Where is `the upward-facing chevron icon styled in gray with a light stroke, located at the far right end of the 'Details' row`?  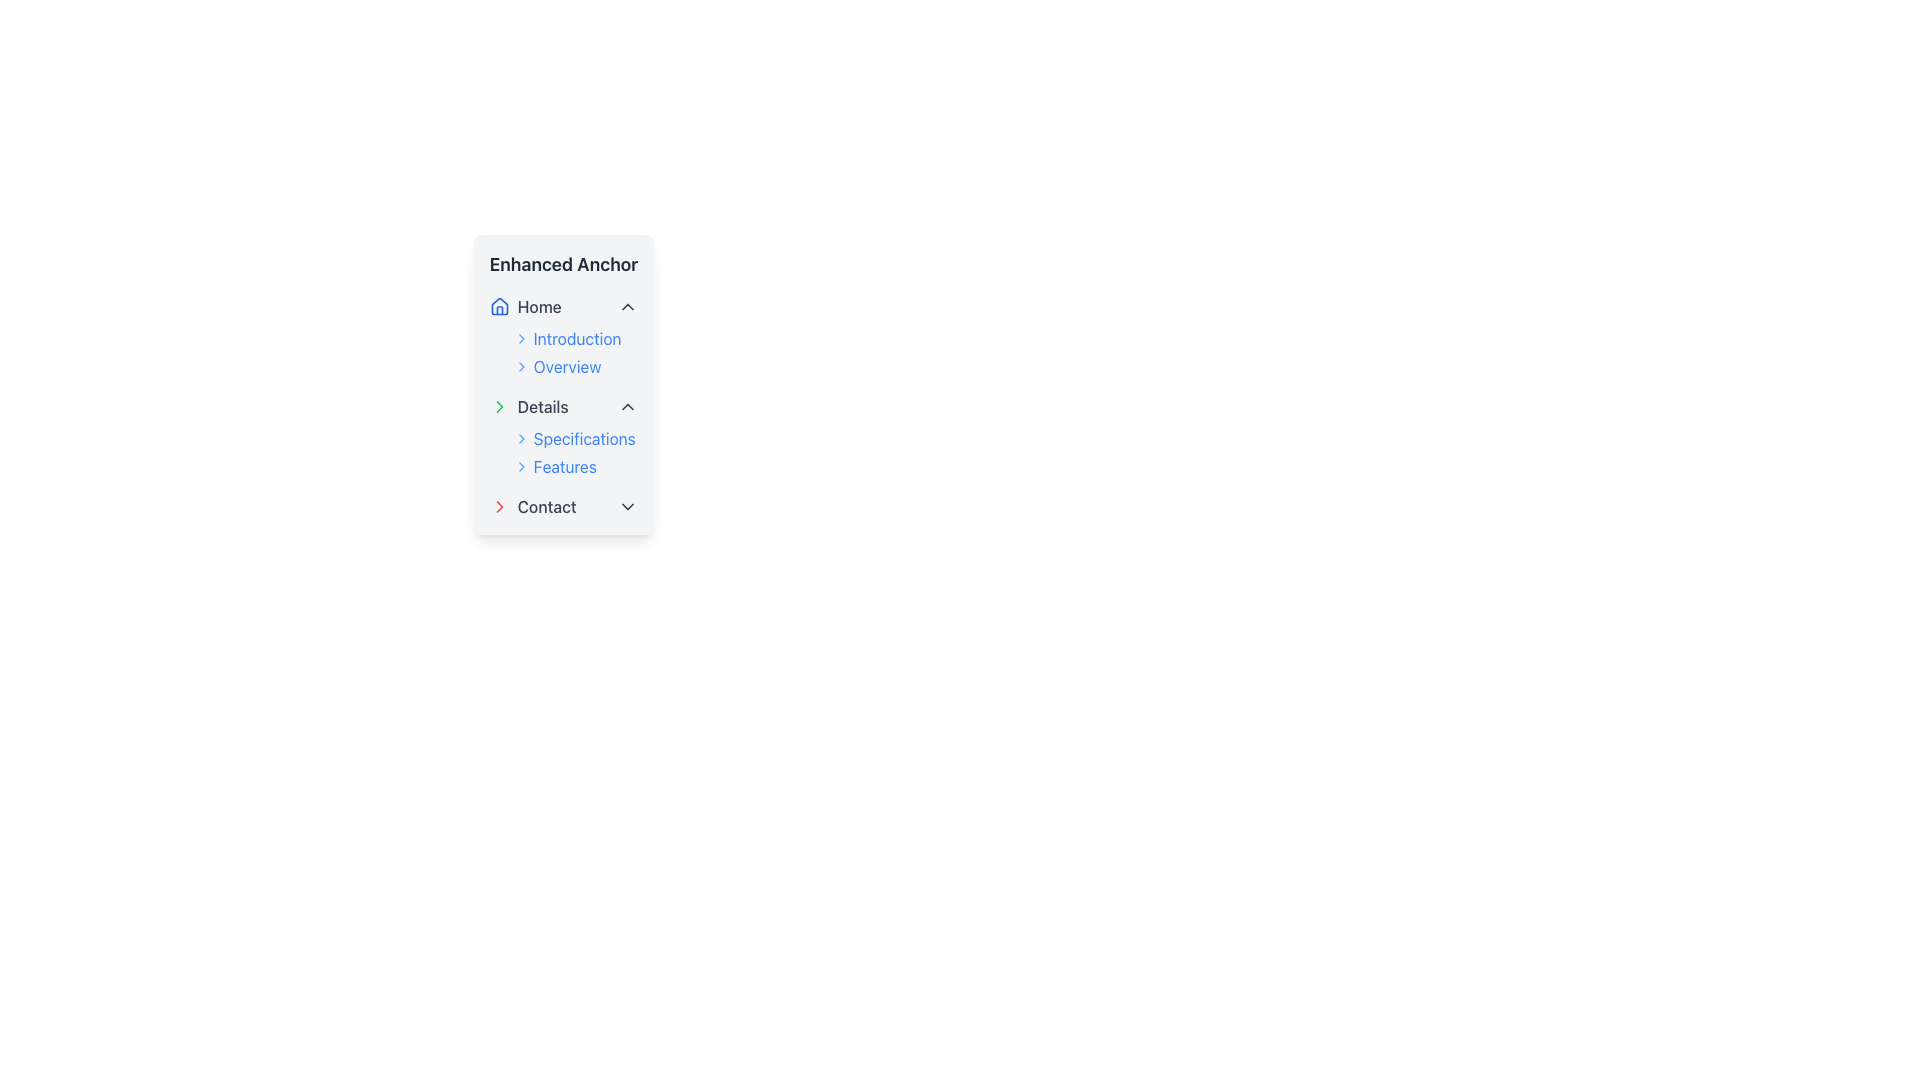 the upward-facing chevron icon styled in gray with a light stroke, located at the far right end of the 'Details' row is located at coordinates (627, 406).